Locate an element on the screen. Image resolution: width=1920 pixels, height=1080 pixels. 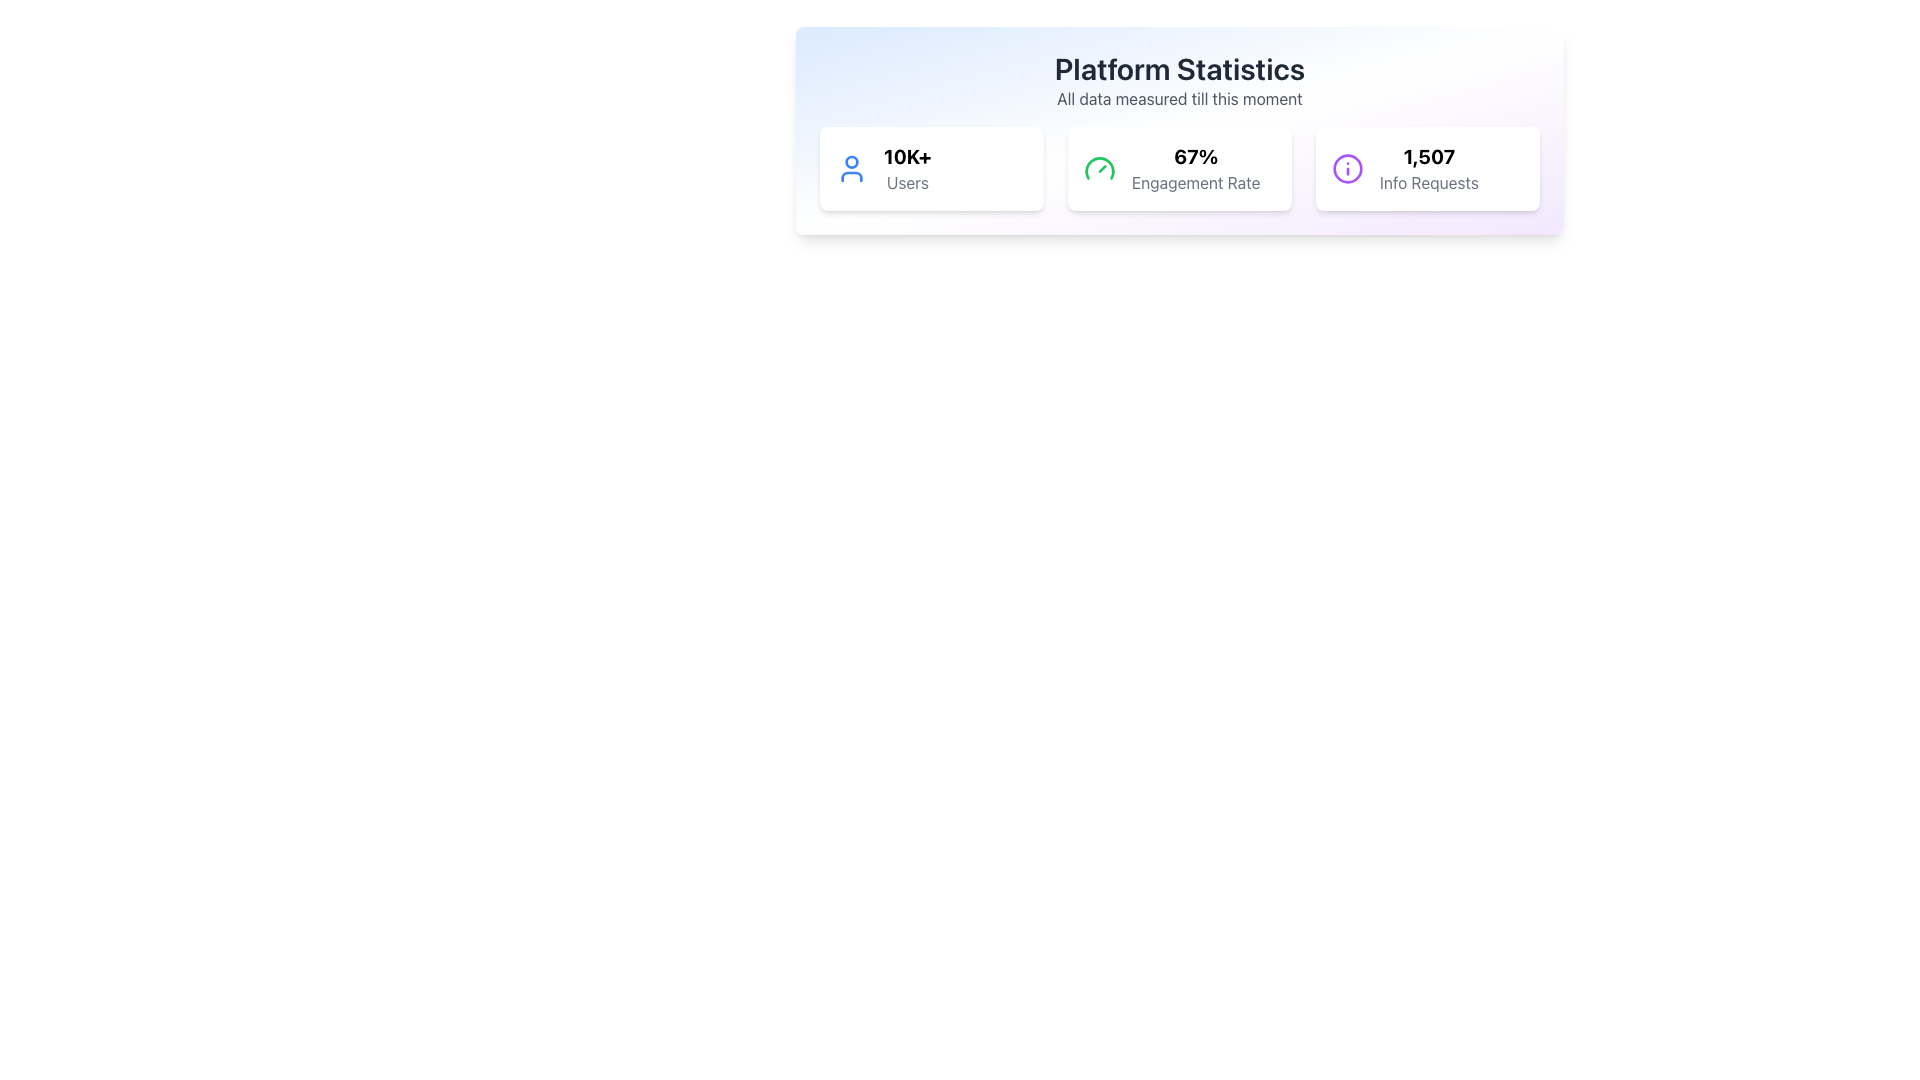
the middle rectangular card with a white background, rounded corners, and a green half-circle gauge icon, containing '67%' in bold black text and 'Engagement Rate' in smaller gray text, located under 'Platform Statistics' is located at coordinates (1180, 168).